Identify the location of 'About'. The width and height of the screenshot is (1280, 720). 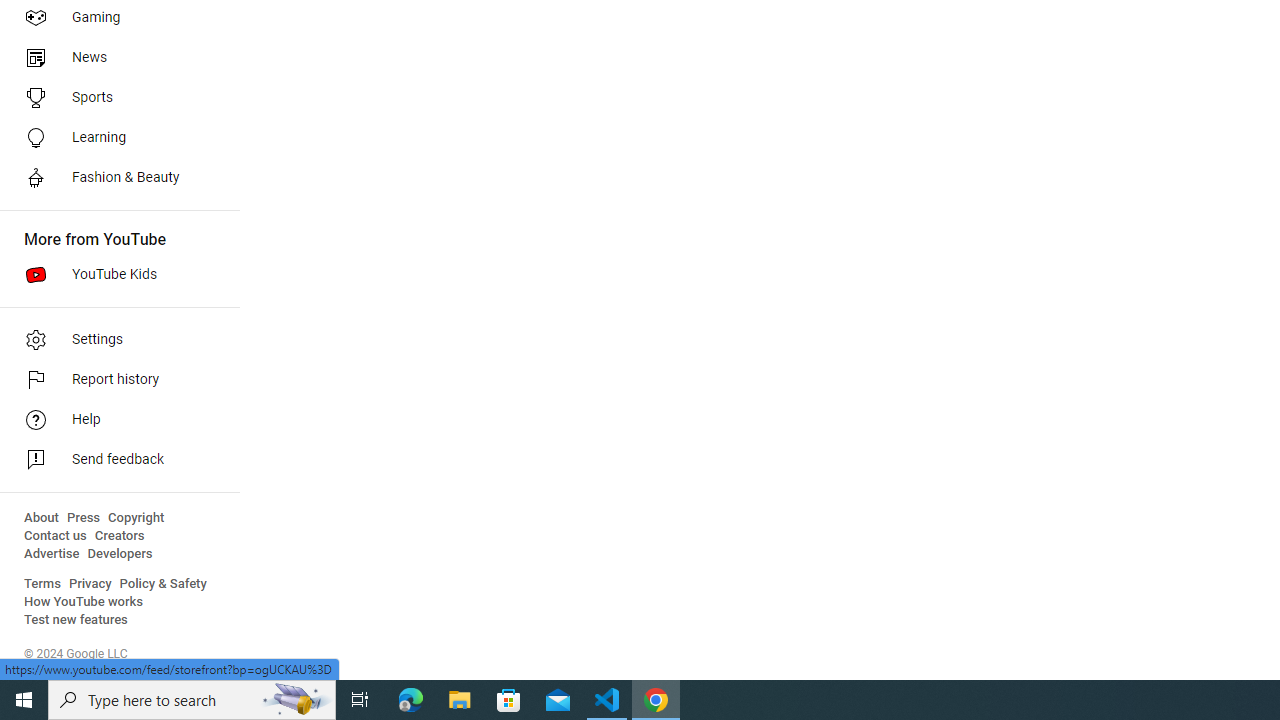
(41, 517).